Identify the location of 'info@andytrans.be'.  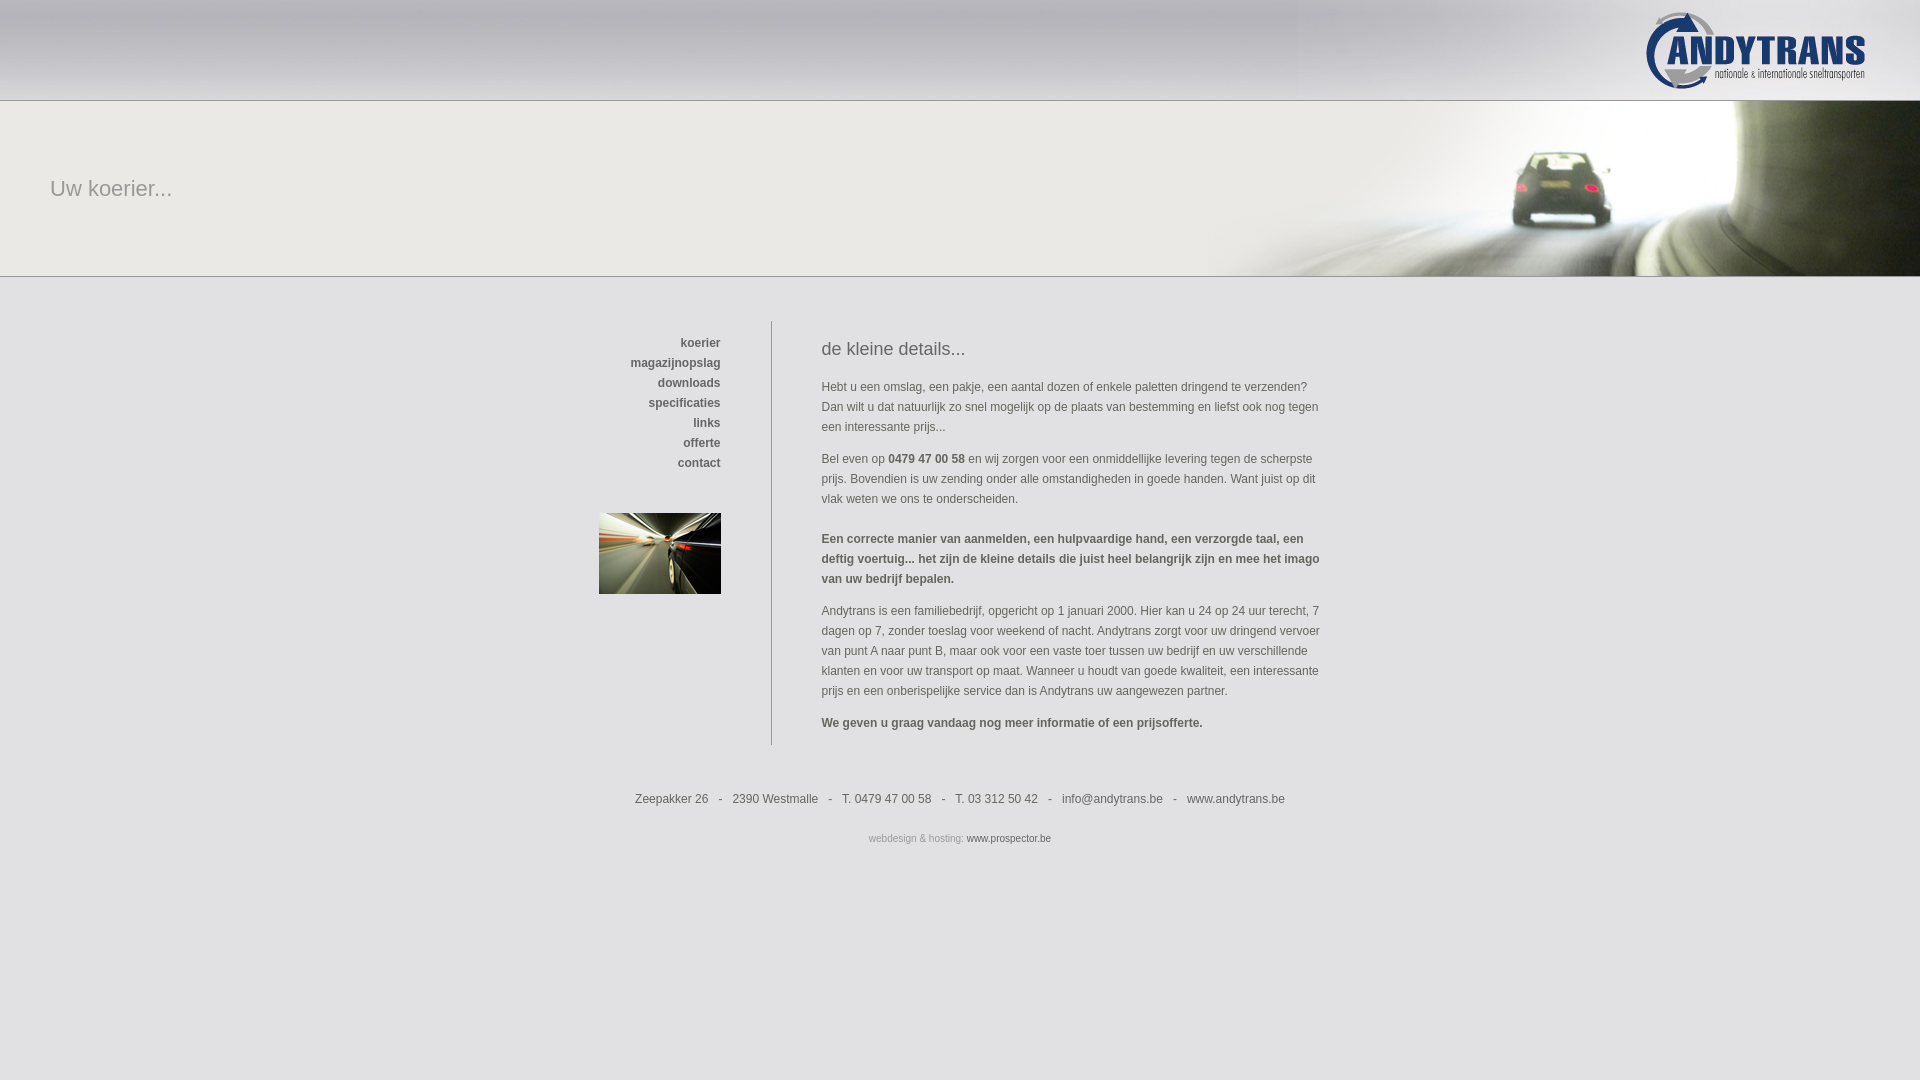
(1111, 797).